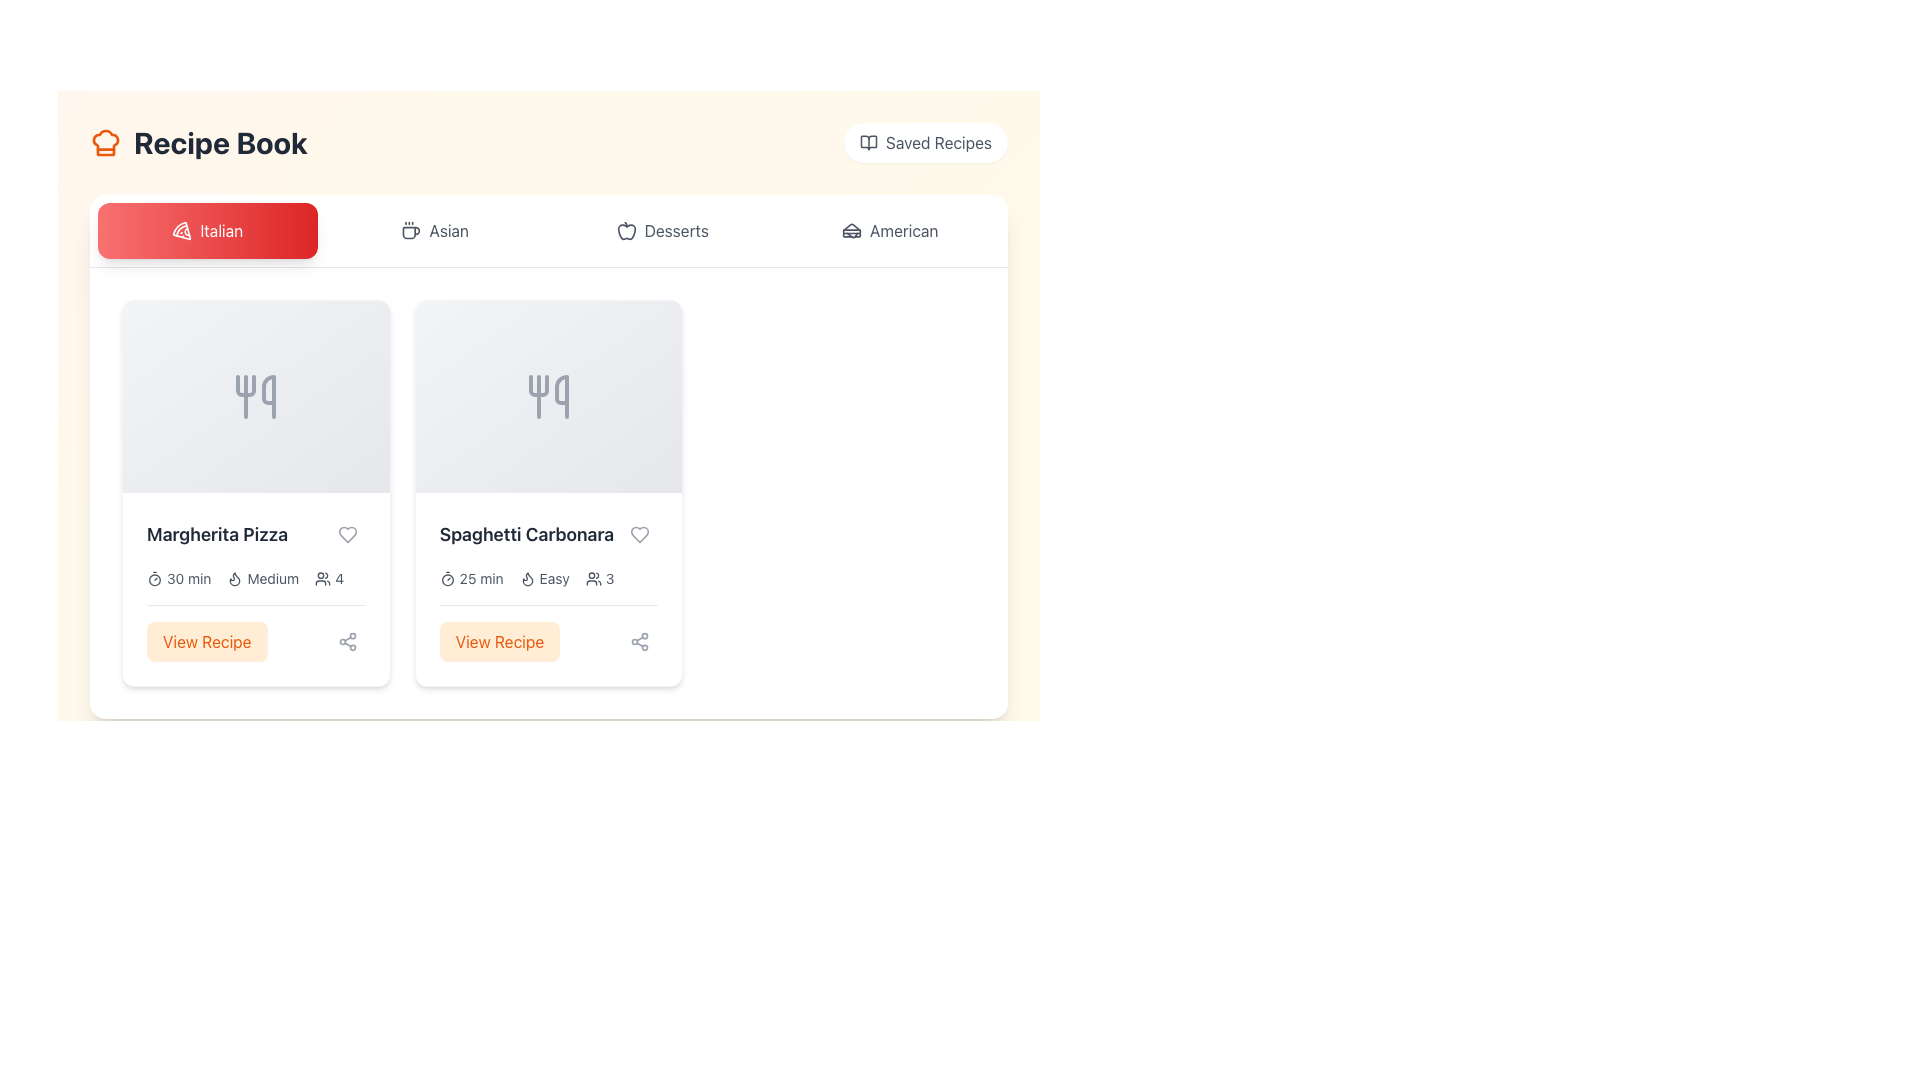  I want to click on the share icon button located at the bottom-right corner of the second card in the grid layout to change its color, so click(640, 641).